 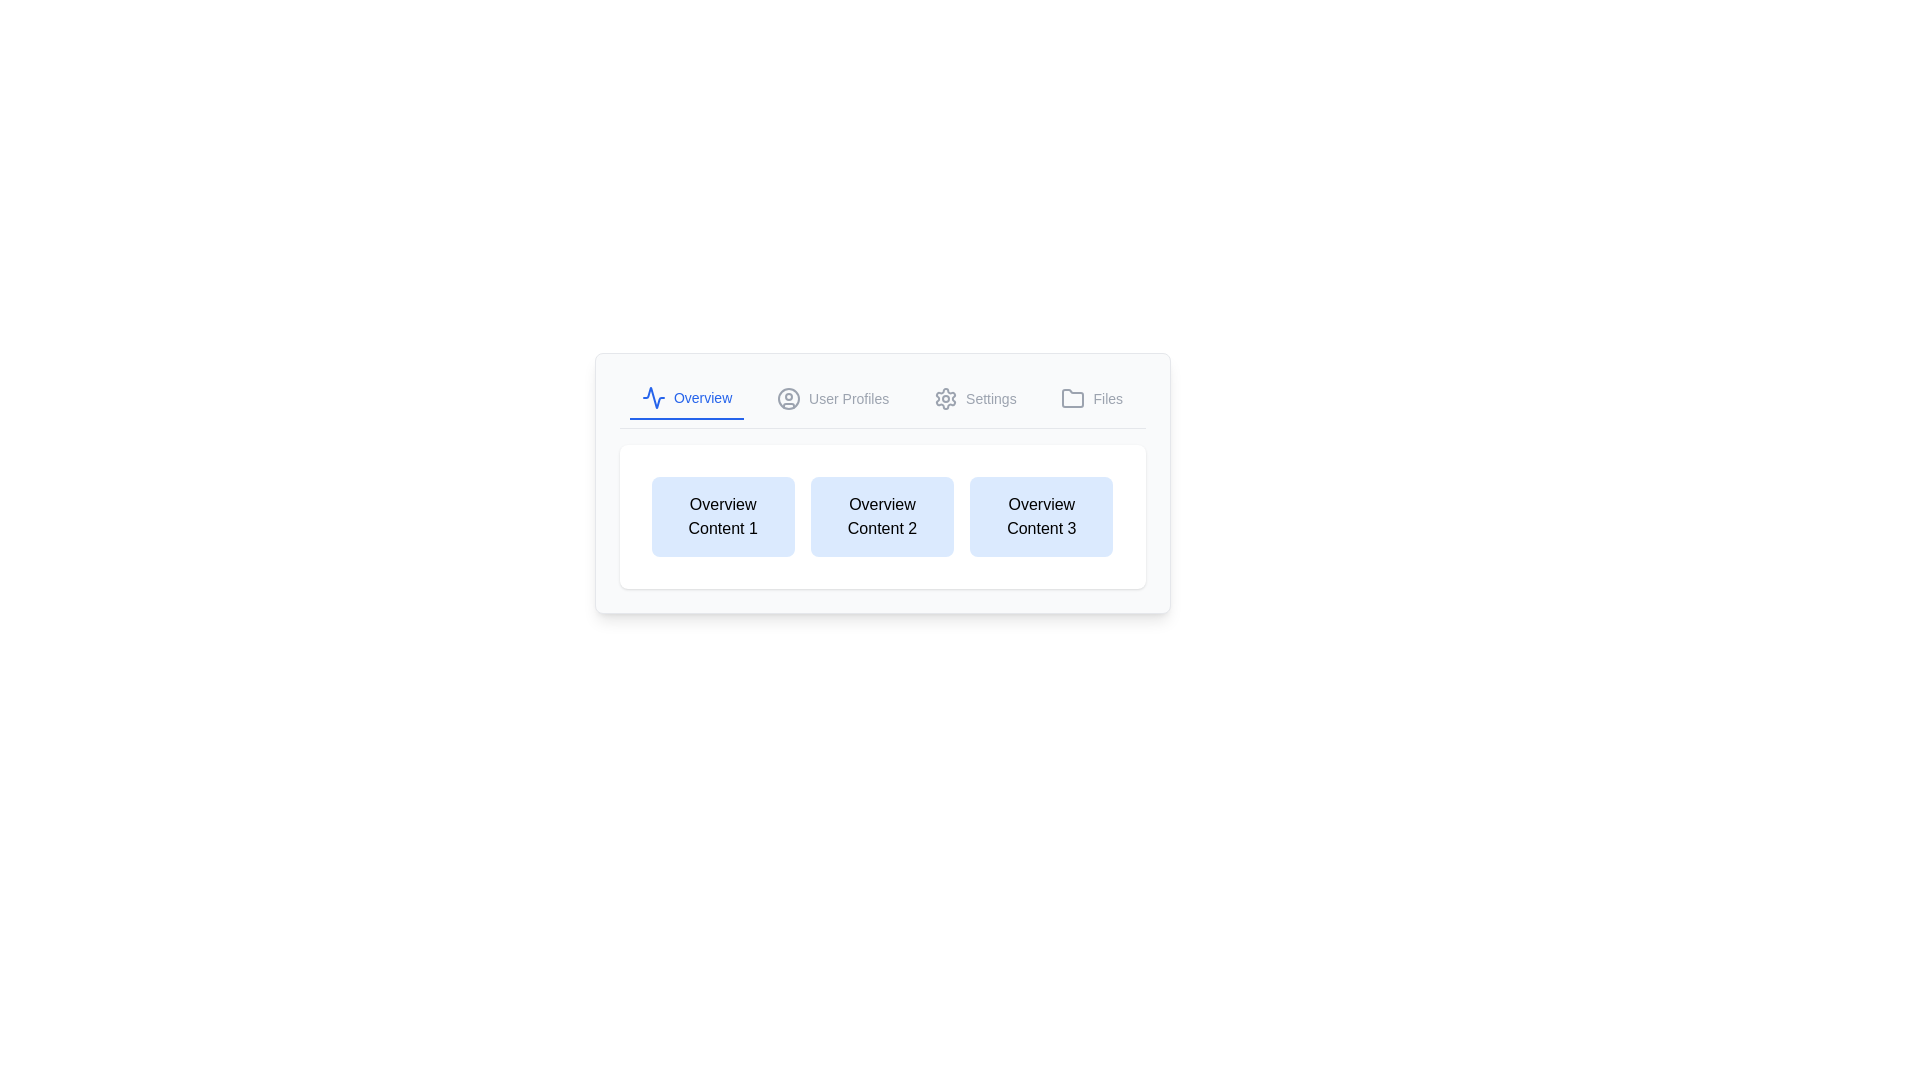 I want to click on the 'Overview' navigation tab, which is the leftmost tab in a horizontal list of navigation tabs, characterized by a blue text color, a pulse waveform icon, and a blue underline indicating its active state, so click(x=687, y=398).